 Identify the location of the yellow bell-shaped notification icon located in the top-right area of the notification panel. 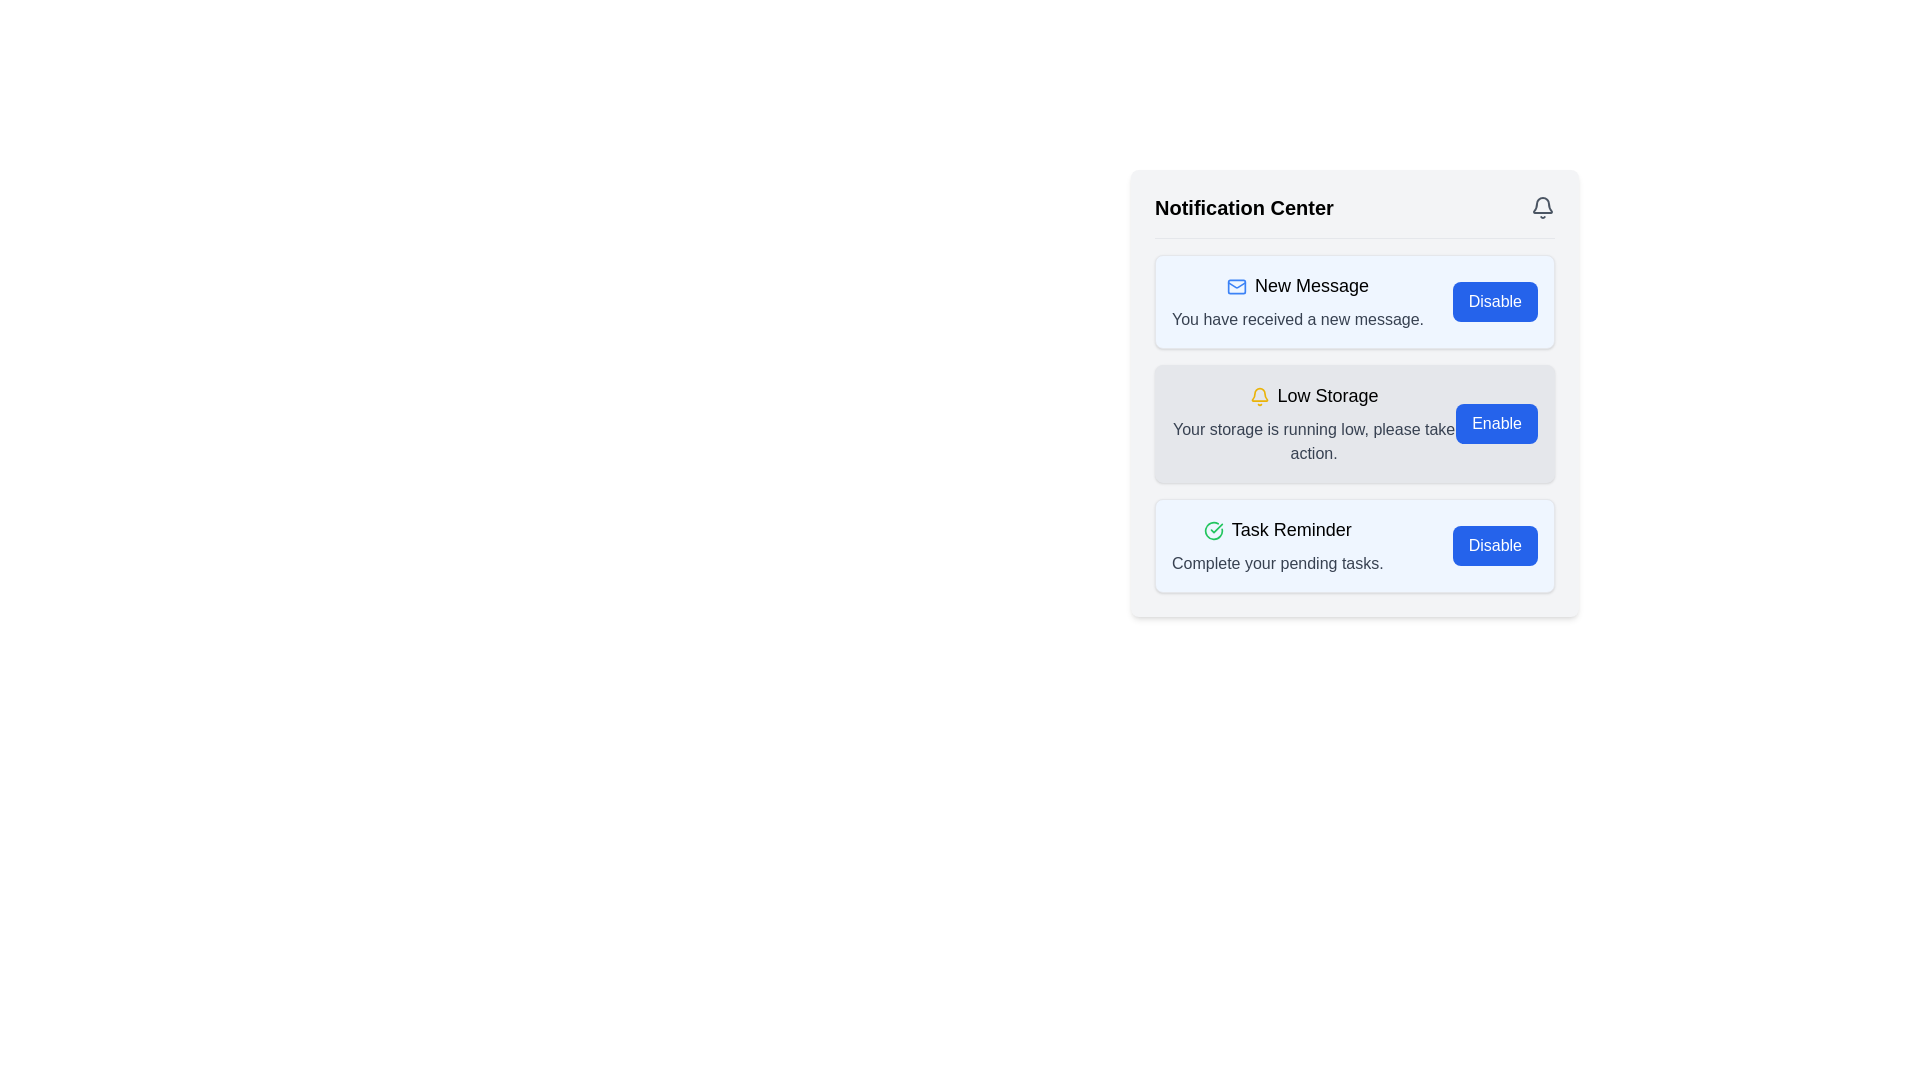
(1258, 395).